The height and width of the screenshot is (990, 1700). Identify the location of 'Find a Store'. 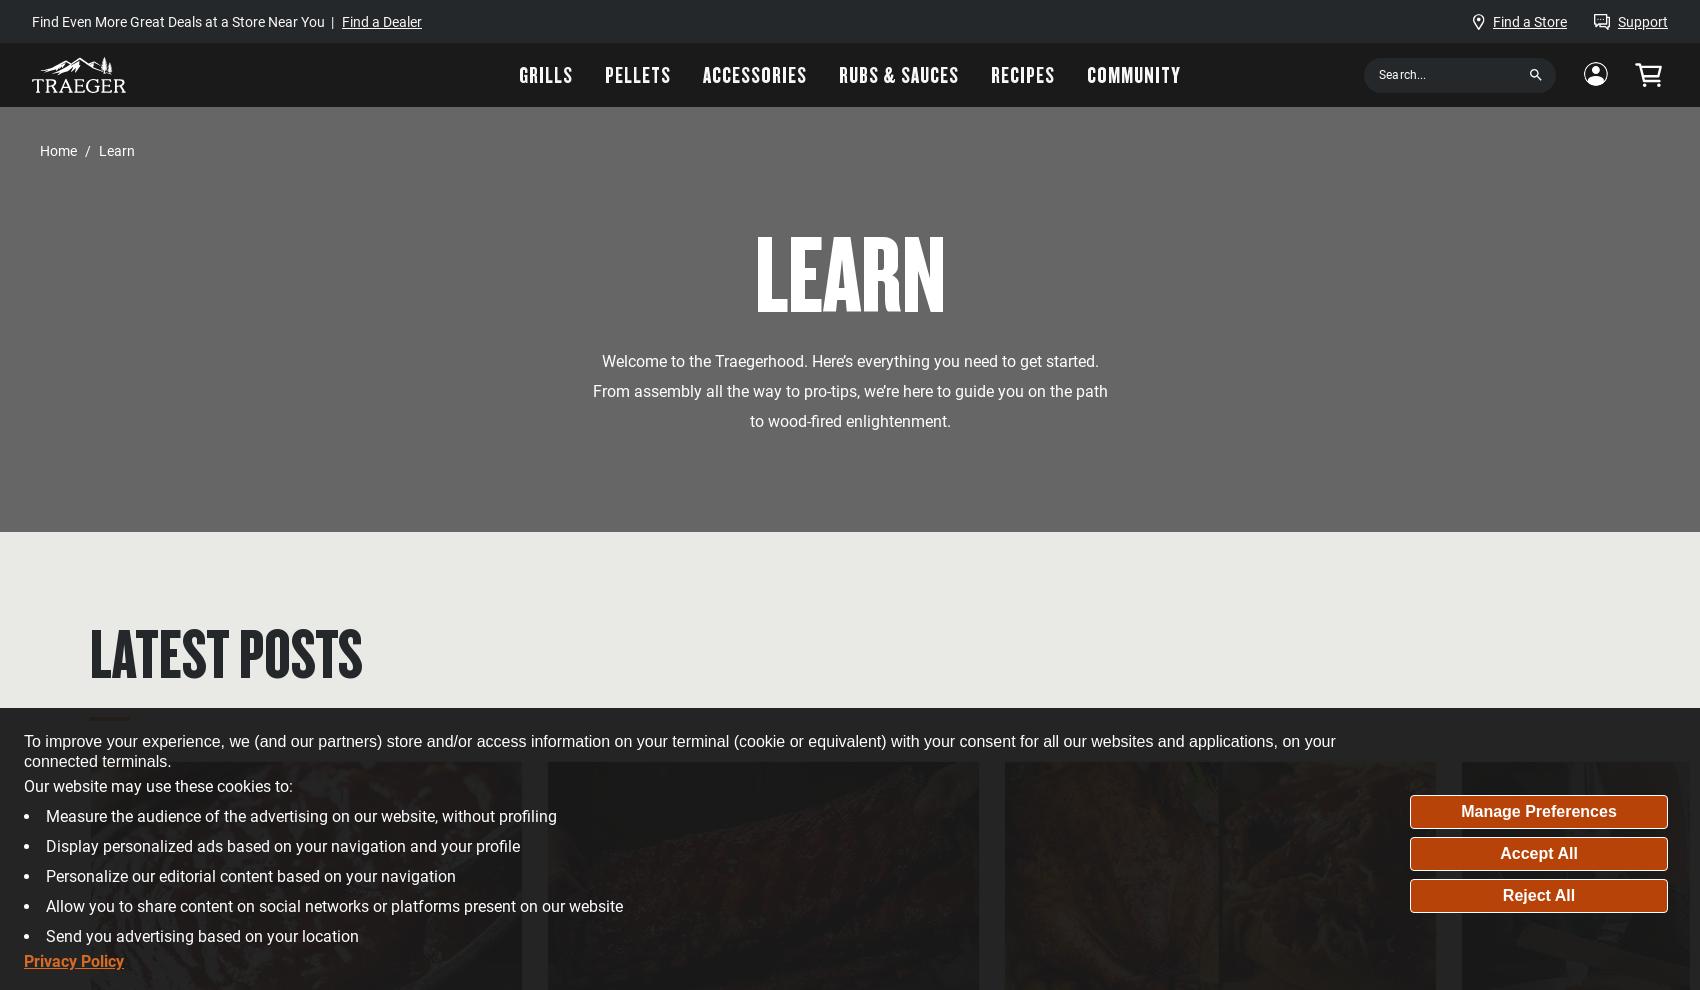
(1530, 19).